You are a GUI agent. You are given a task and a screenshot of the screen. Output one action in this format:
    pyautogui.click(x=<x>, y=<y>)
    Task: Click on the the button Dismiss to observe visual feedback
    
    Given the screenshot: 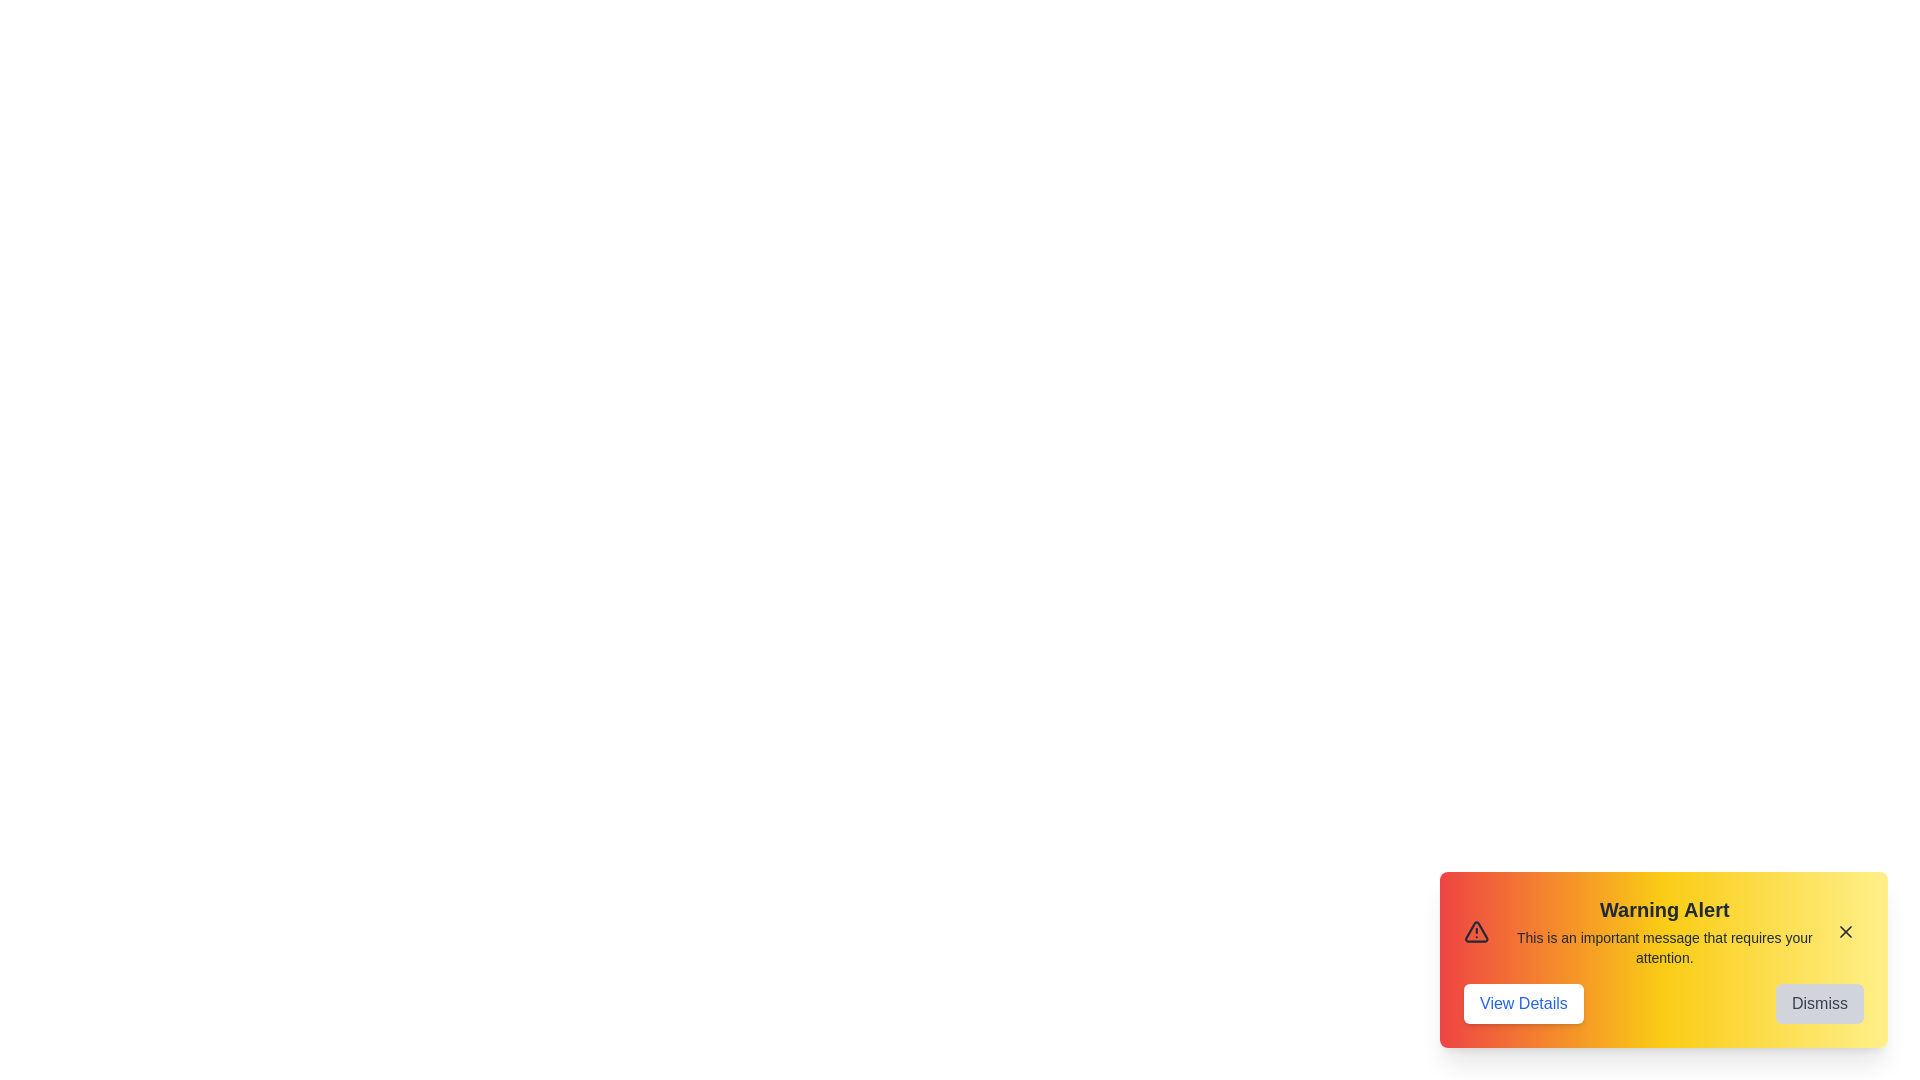 What is the action you would take?
    pyautogui.click(x=1819, y=1003)
    